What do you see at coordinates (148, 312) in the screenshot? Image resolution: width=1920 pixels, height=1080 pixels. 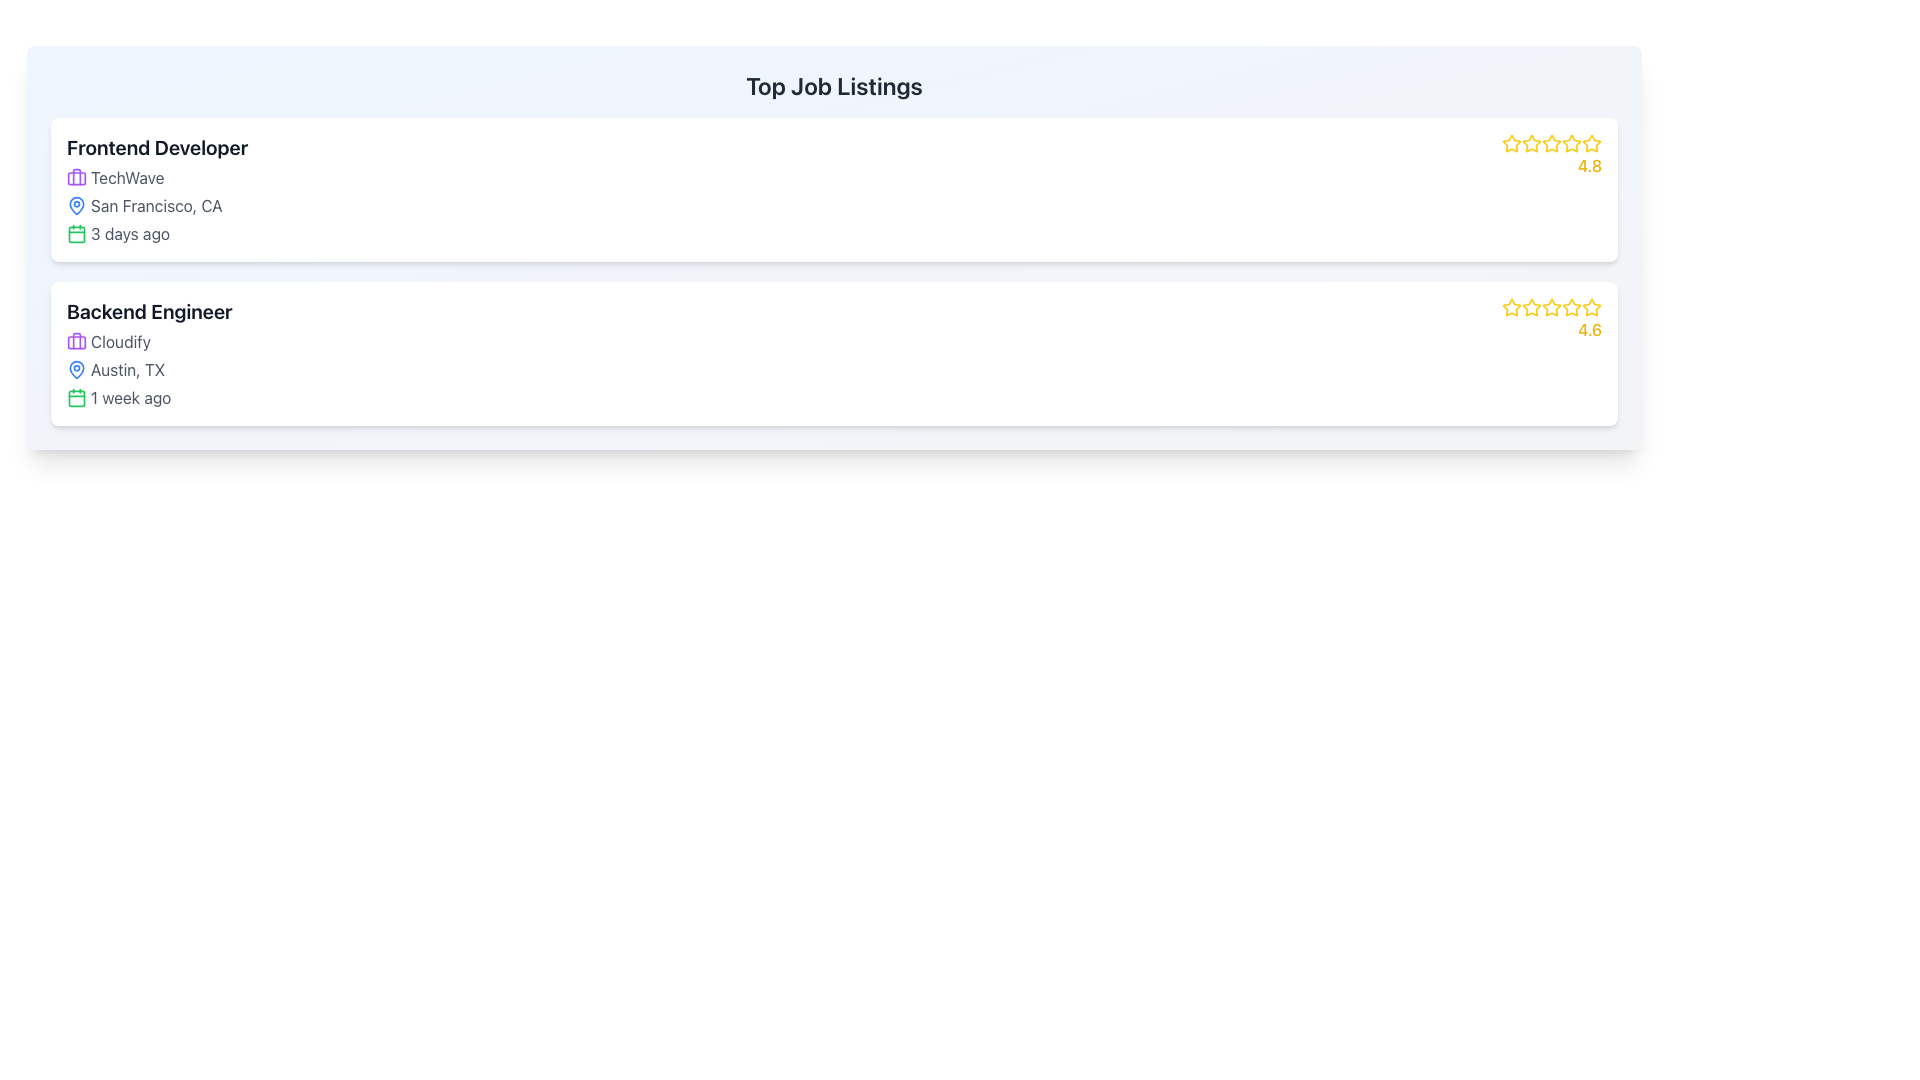 I see `text content of the job listing title label, which is centrally aligned at the top of the section above the text 'Cloudify'` at bounding box center [148, 312].